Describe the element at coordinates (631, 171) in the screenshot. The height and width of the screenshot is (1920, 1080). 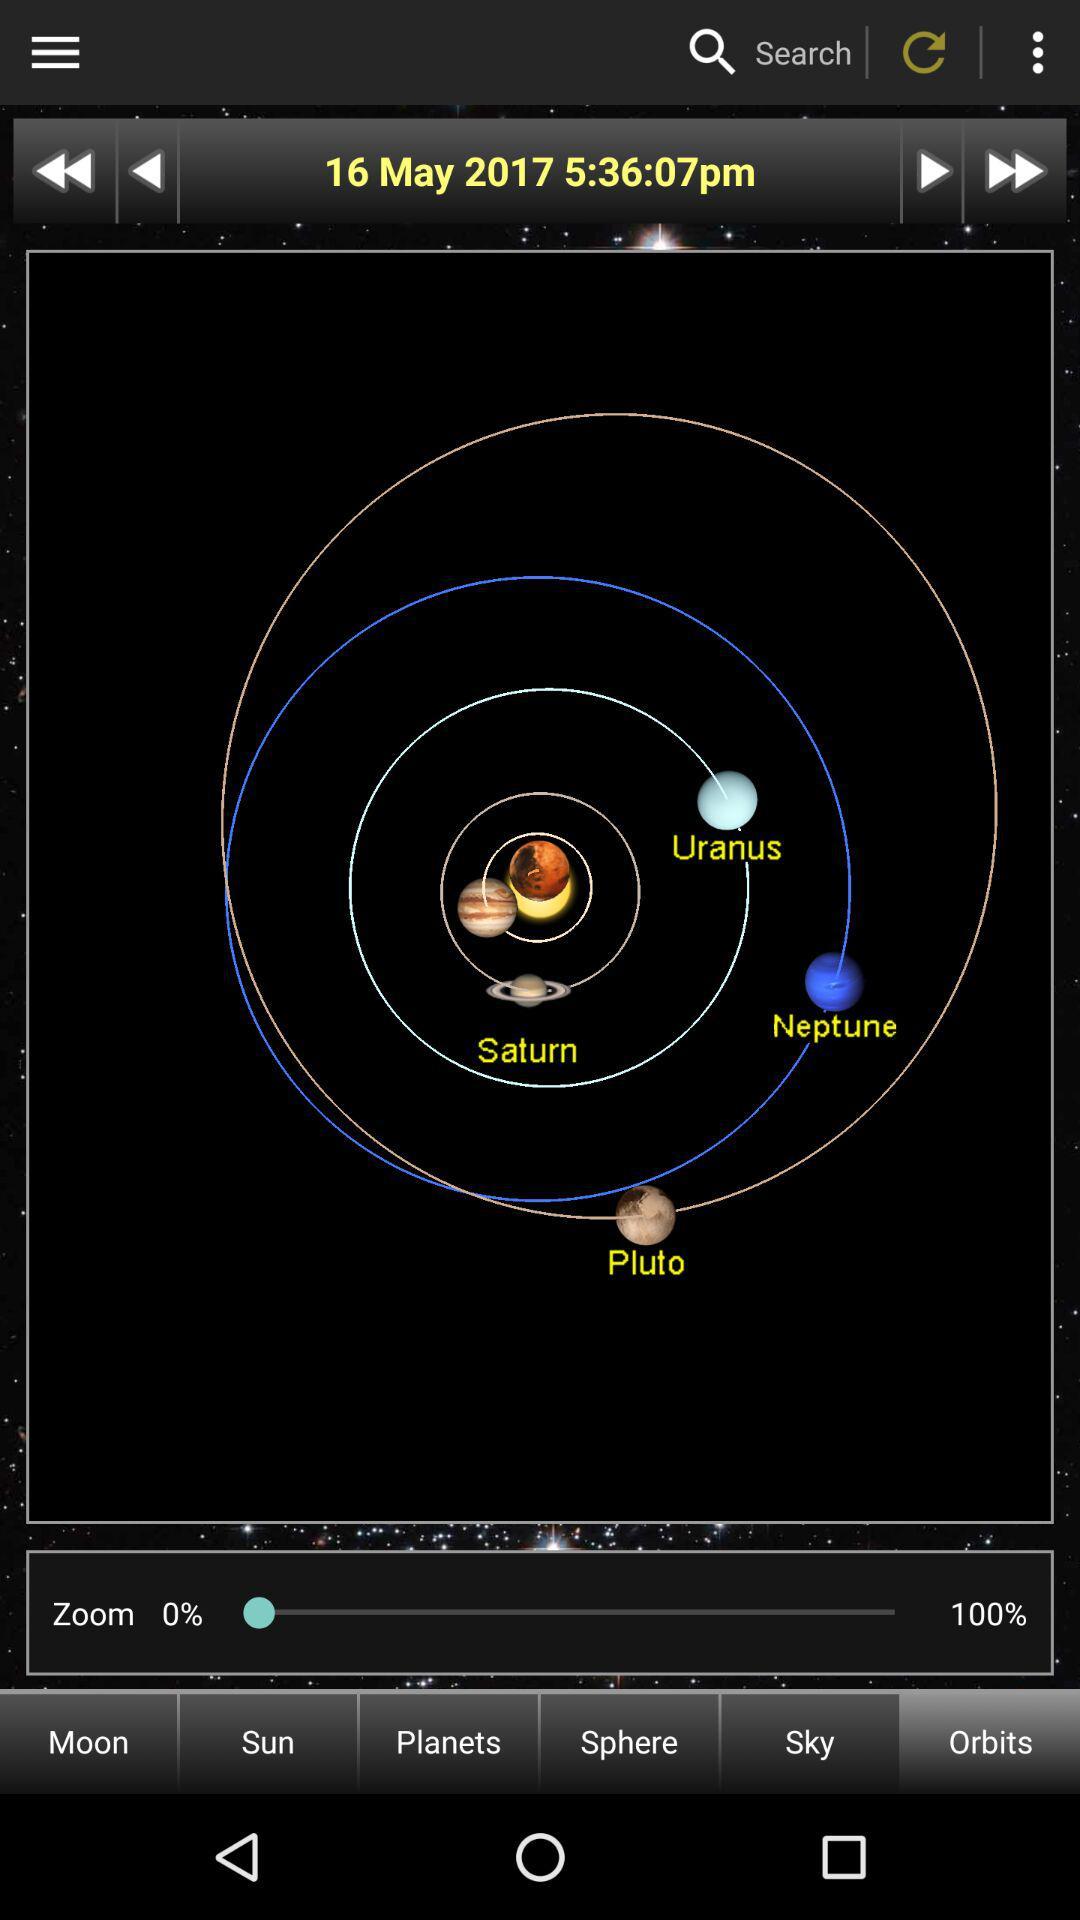
I see `the icon next to pm icon` at that location.